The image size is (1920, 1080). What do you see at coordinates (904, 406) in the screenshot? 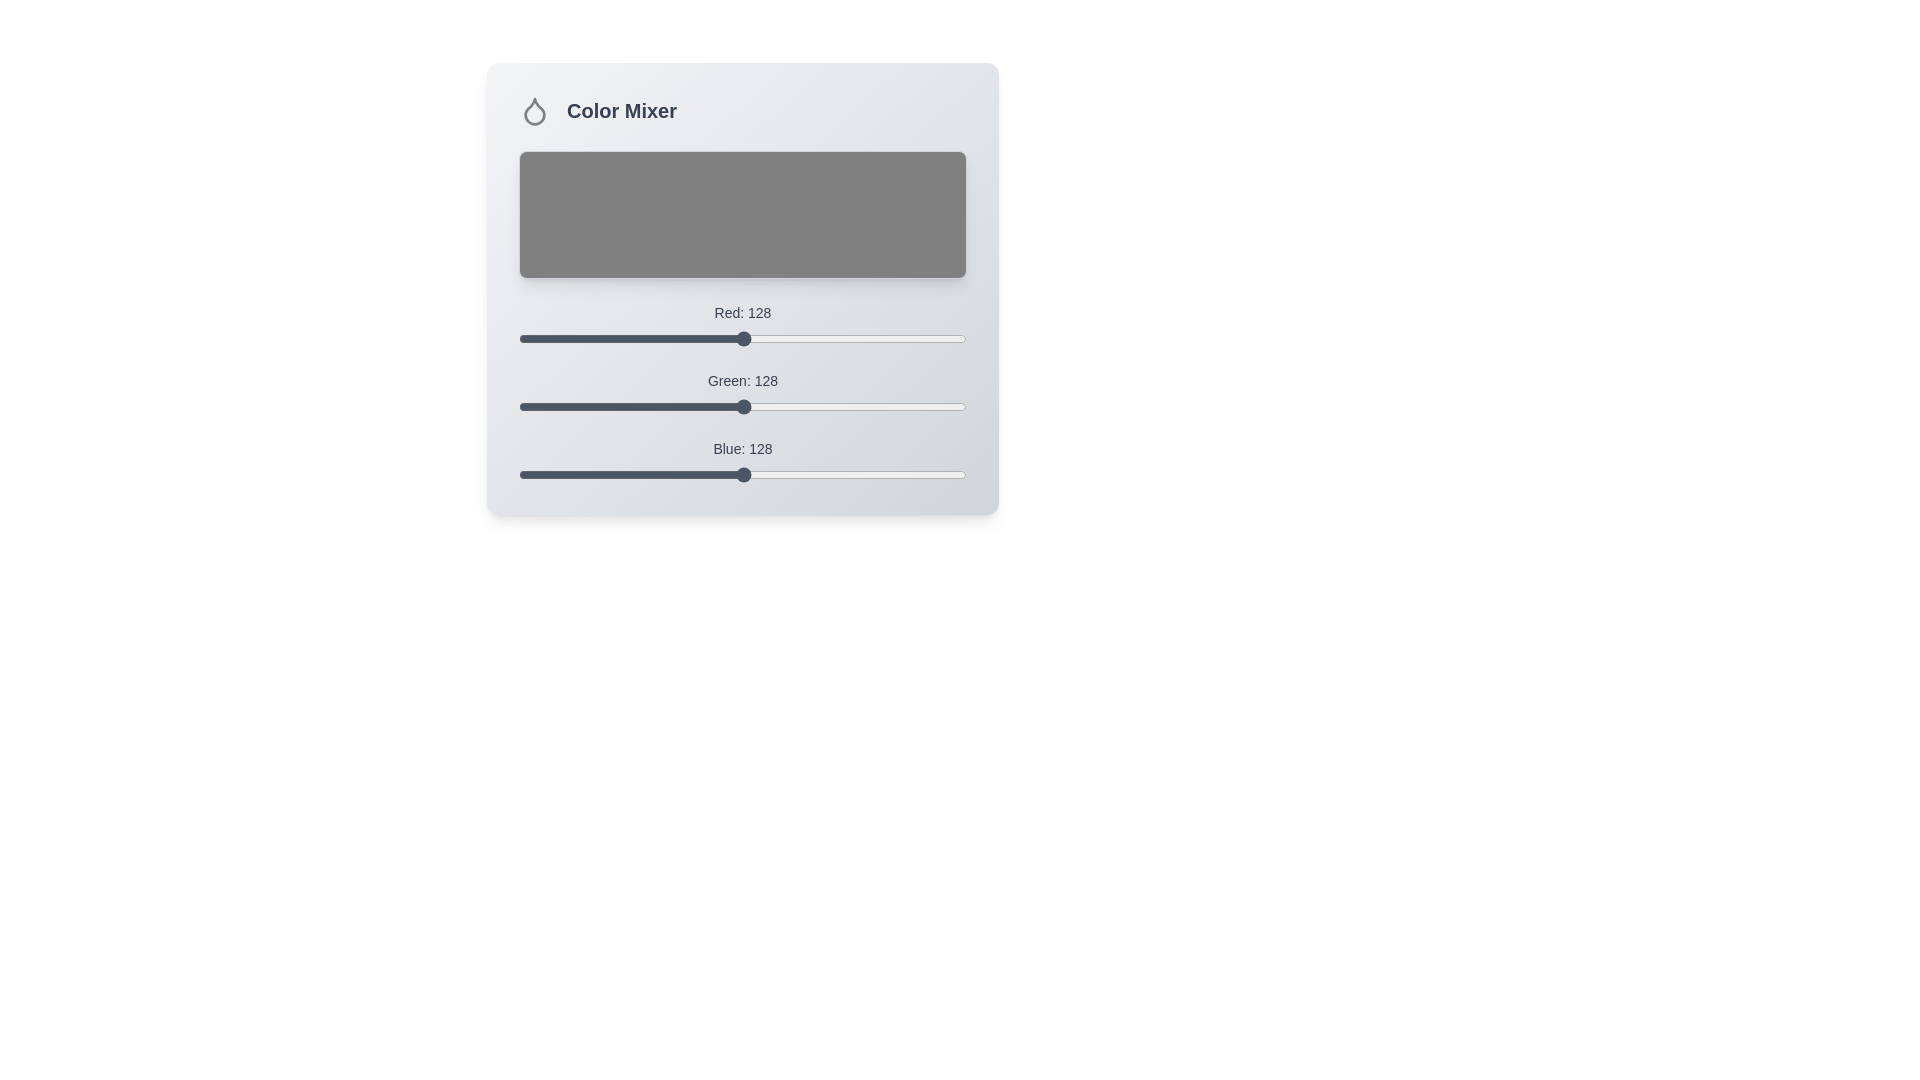
I see `the green slider to 220` at bounding box center [904, 406].